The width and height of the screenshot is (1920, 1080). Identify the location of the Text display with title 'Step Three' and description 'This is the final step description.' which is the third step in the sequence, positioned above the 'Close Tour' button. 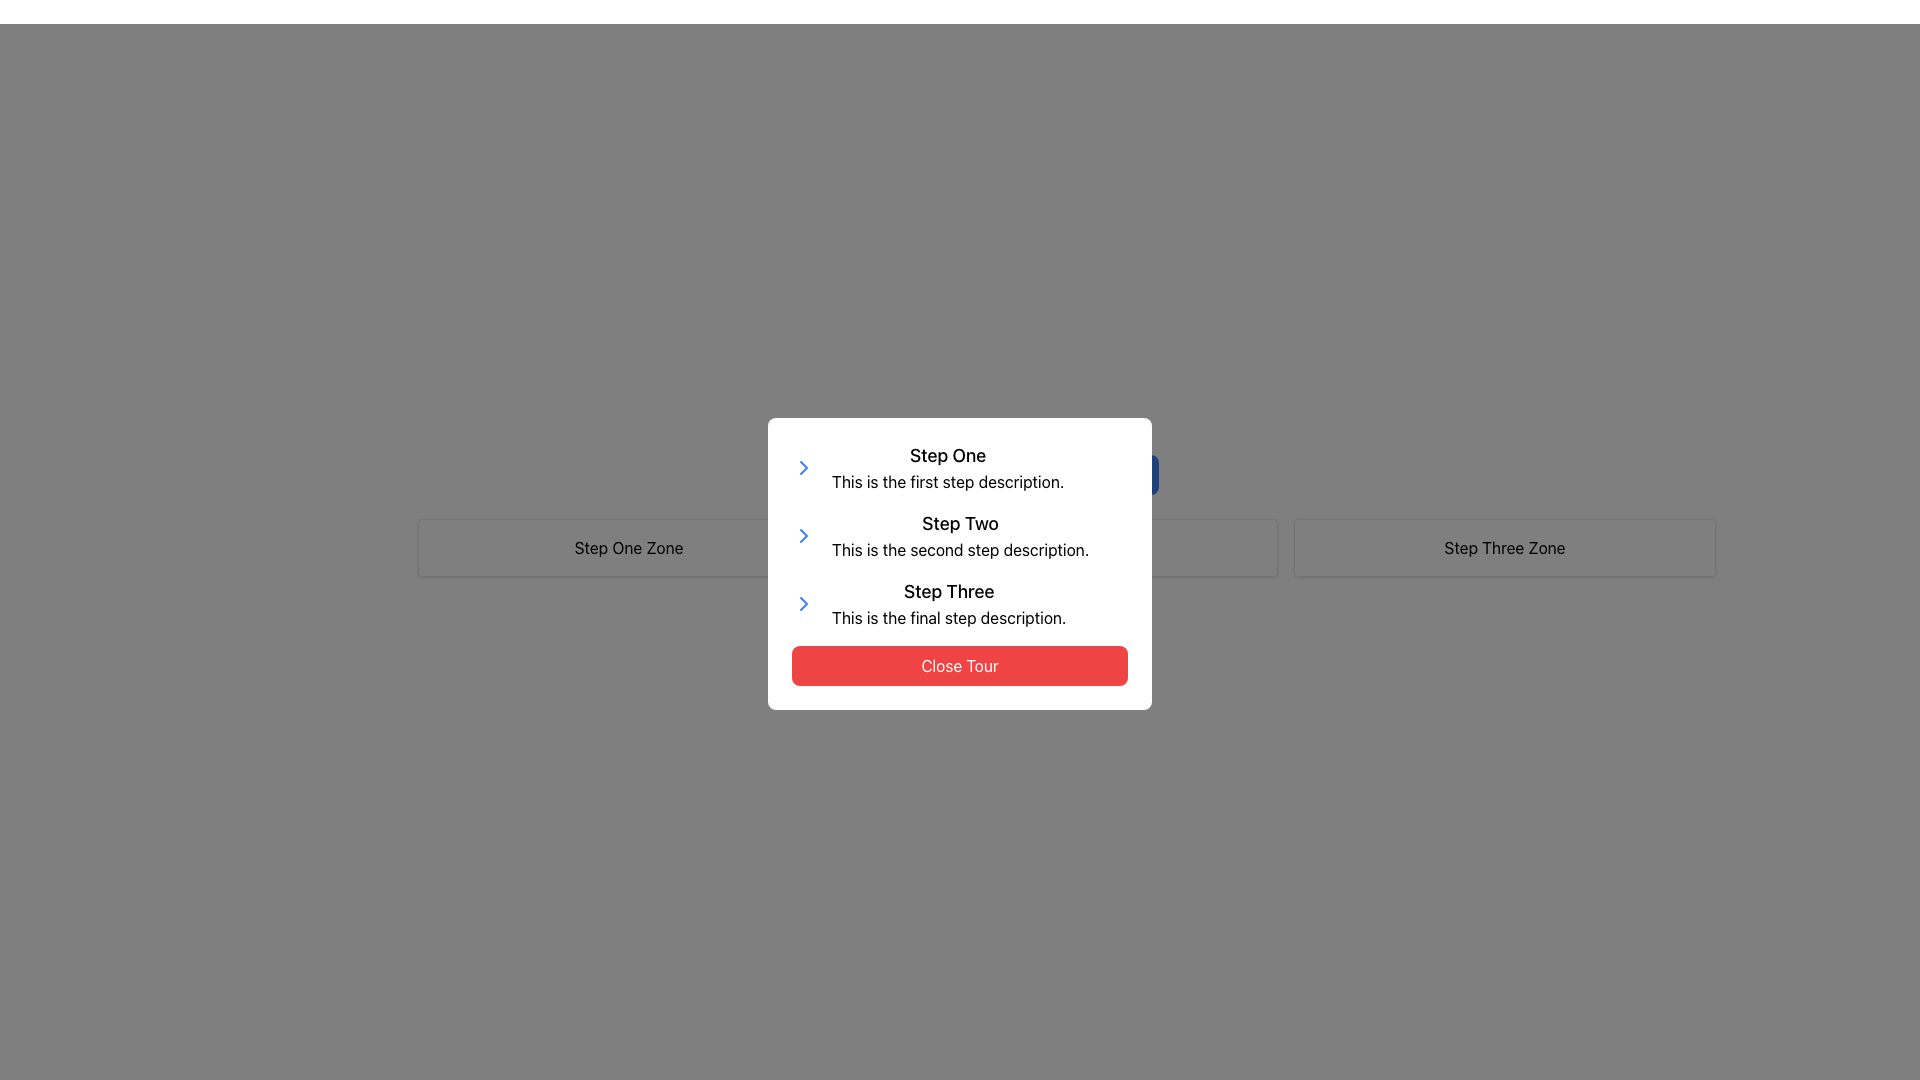
(960, 603).